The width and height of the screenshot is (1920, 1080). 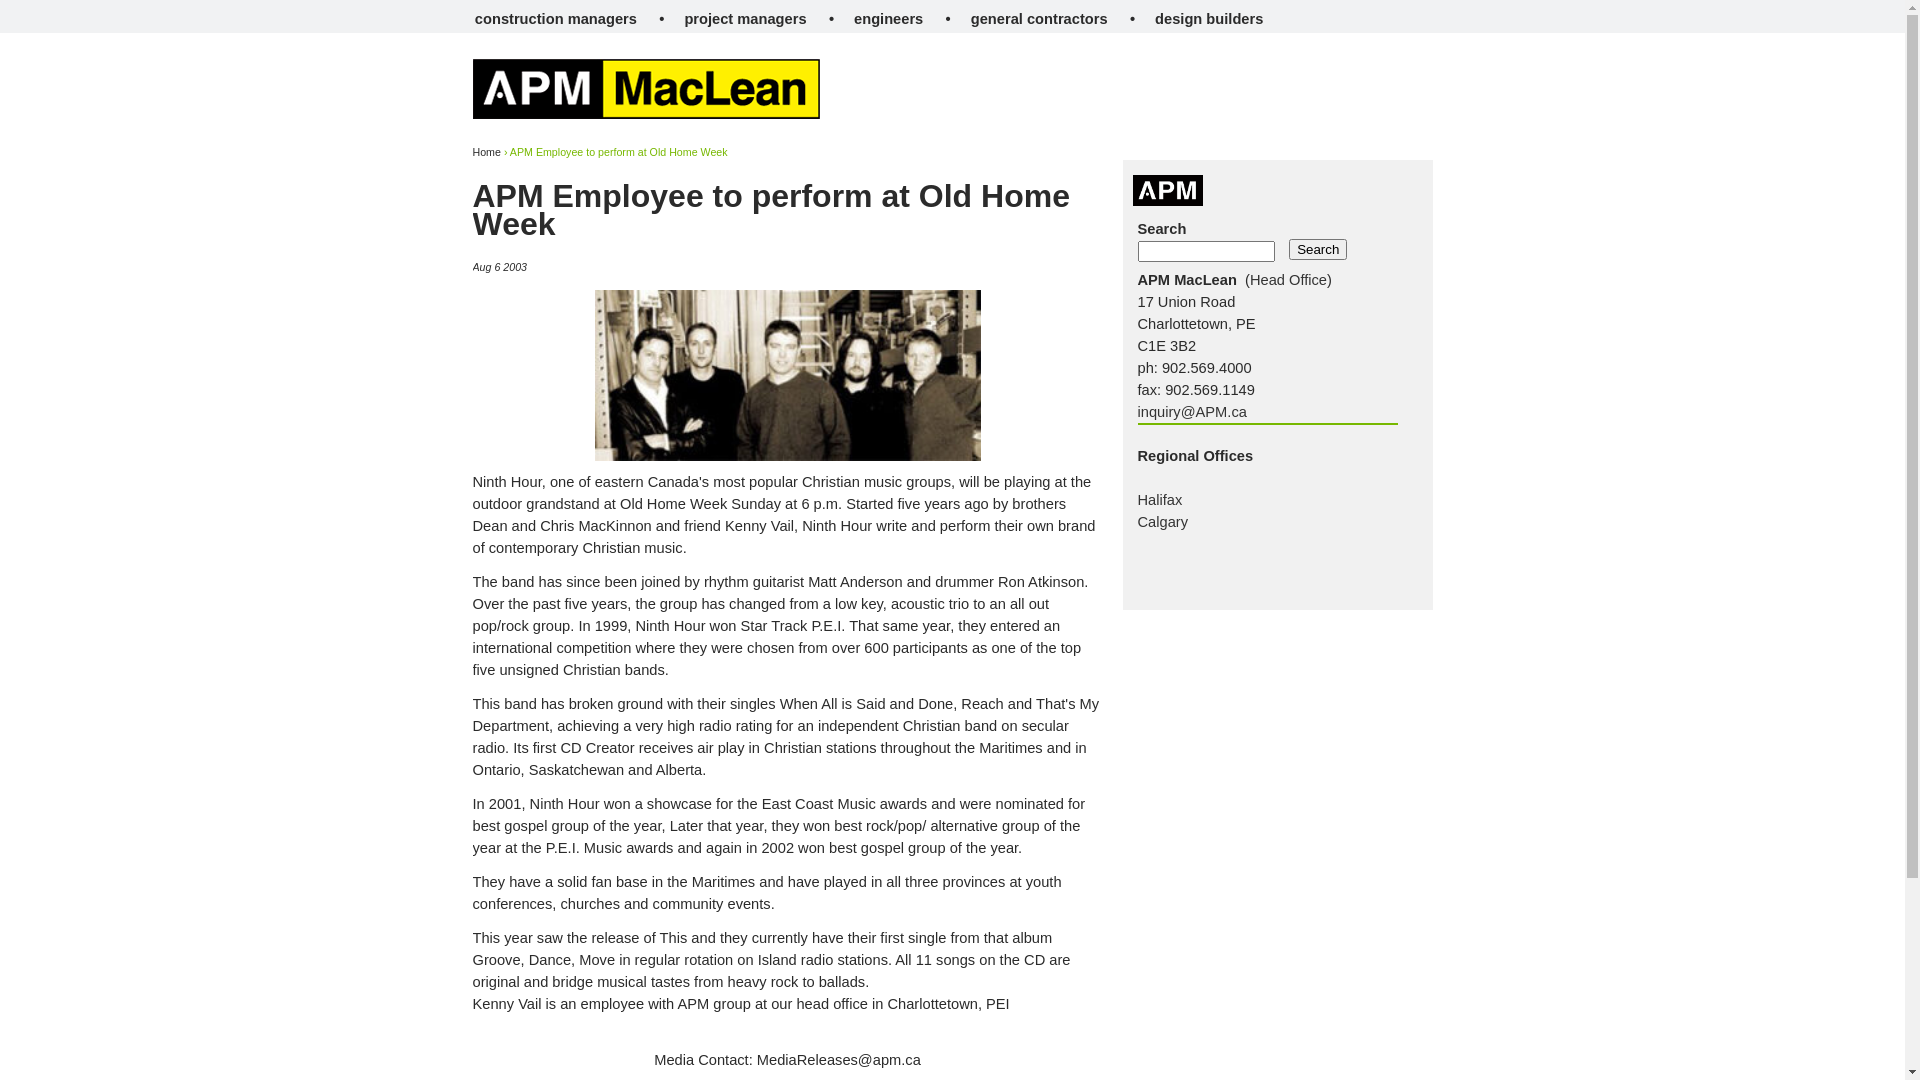 I want to click on 'Head Office', so click(x=1288, y=280).